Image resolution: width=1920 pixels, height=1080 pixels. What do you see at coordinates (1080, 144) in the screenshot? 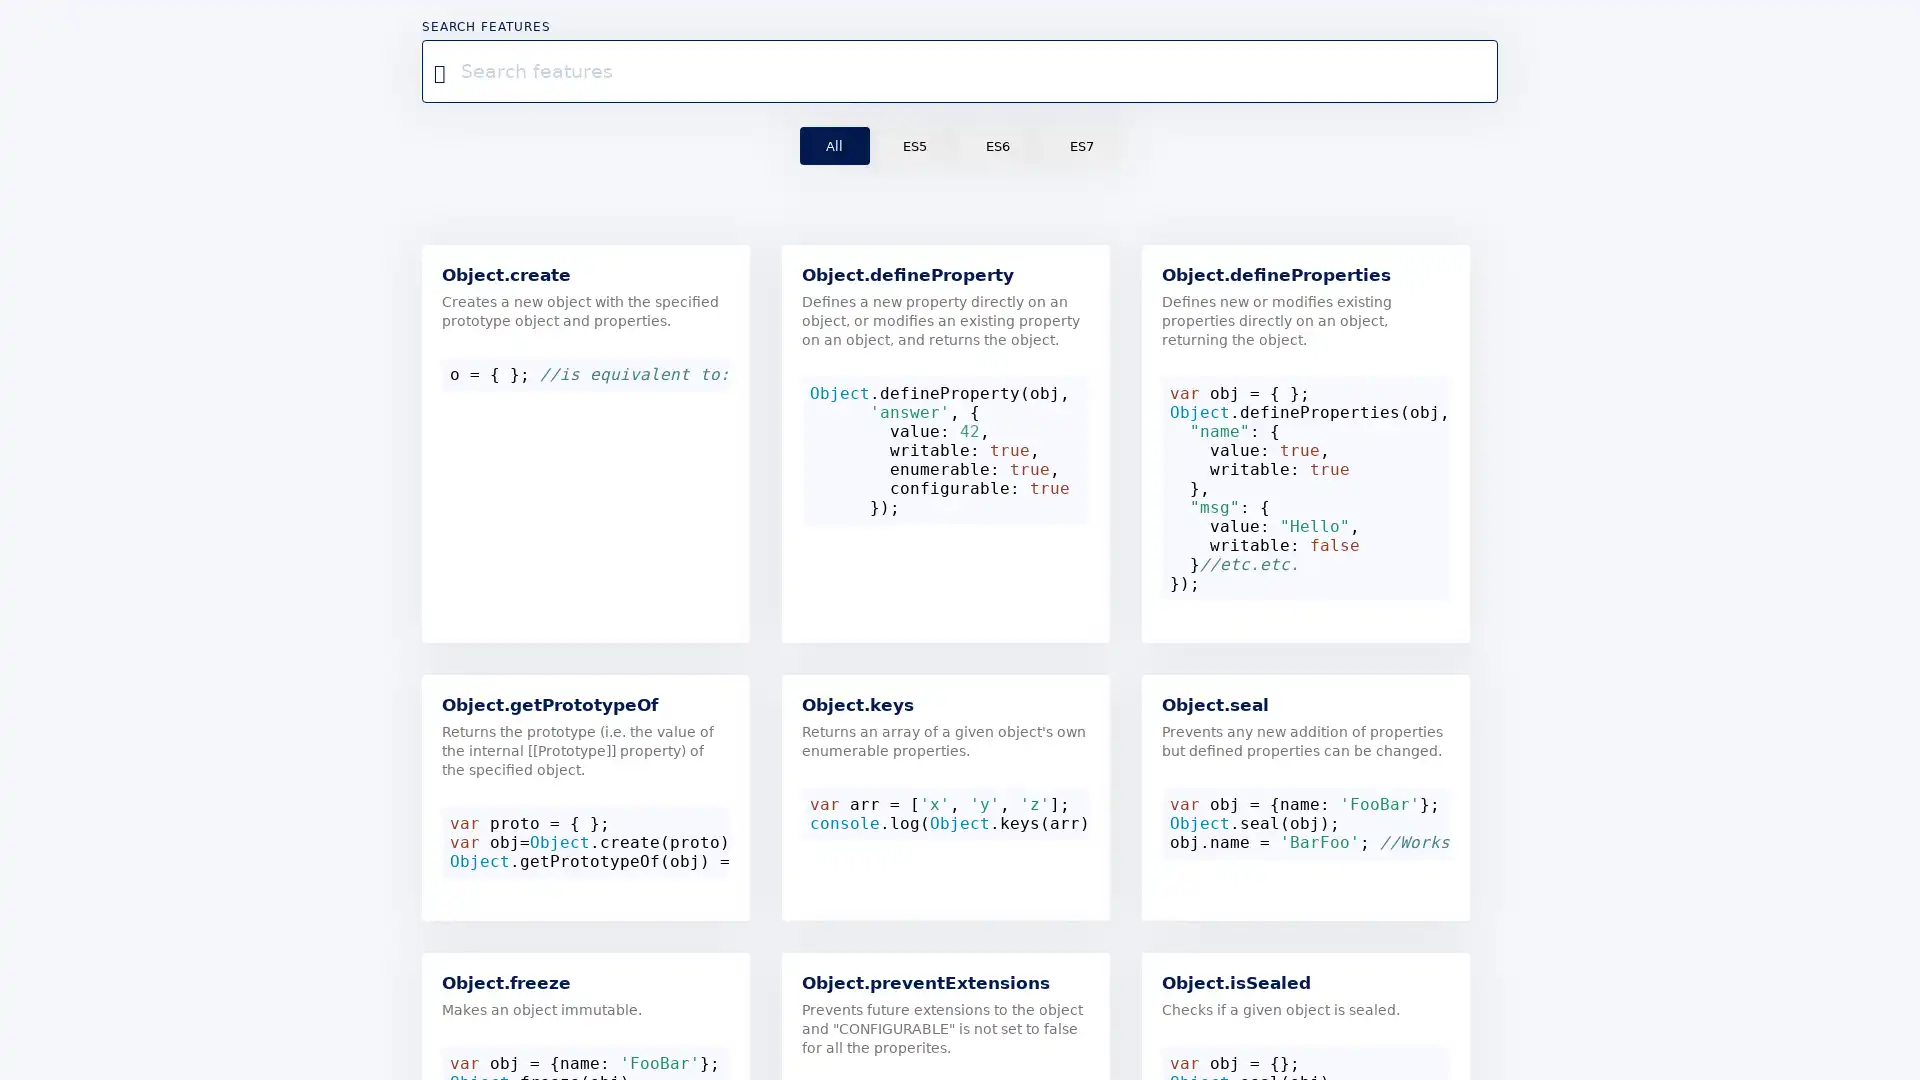
I see `ES7` at bounding box center [1080, 144].